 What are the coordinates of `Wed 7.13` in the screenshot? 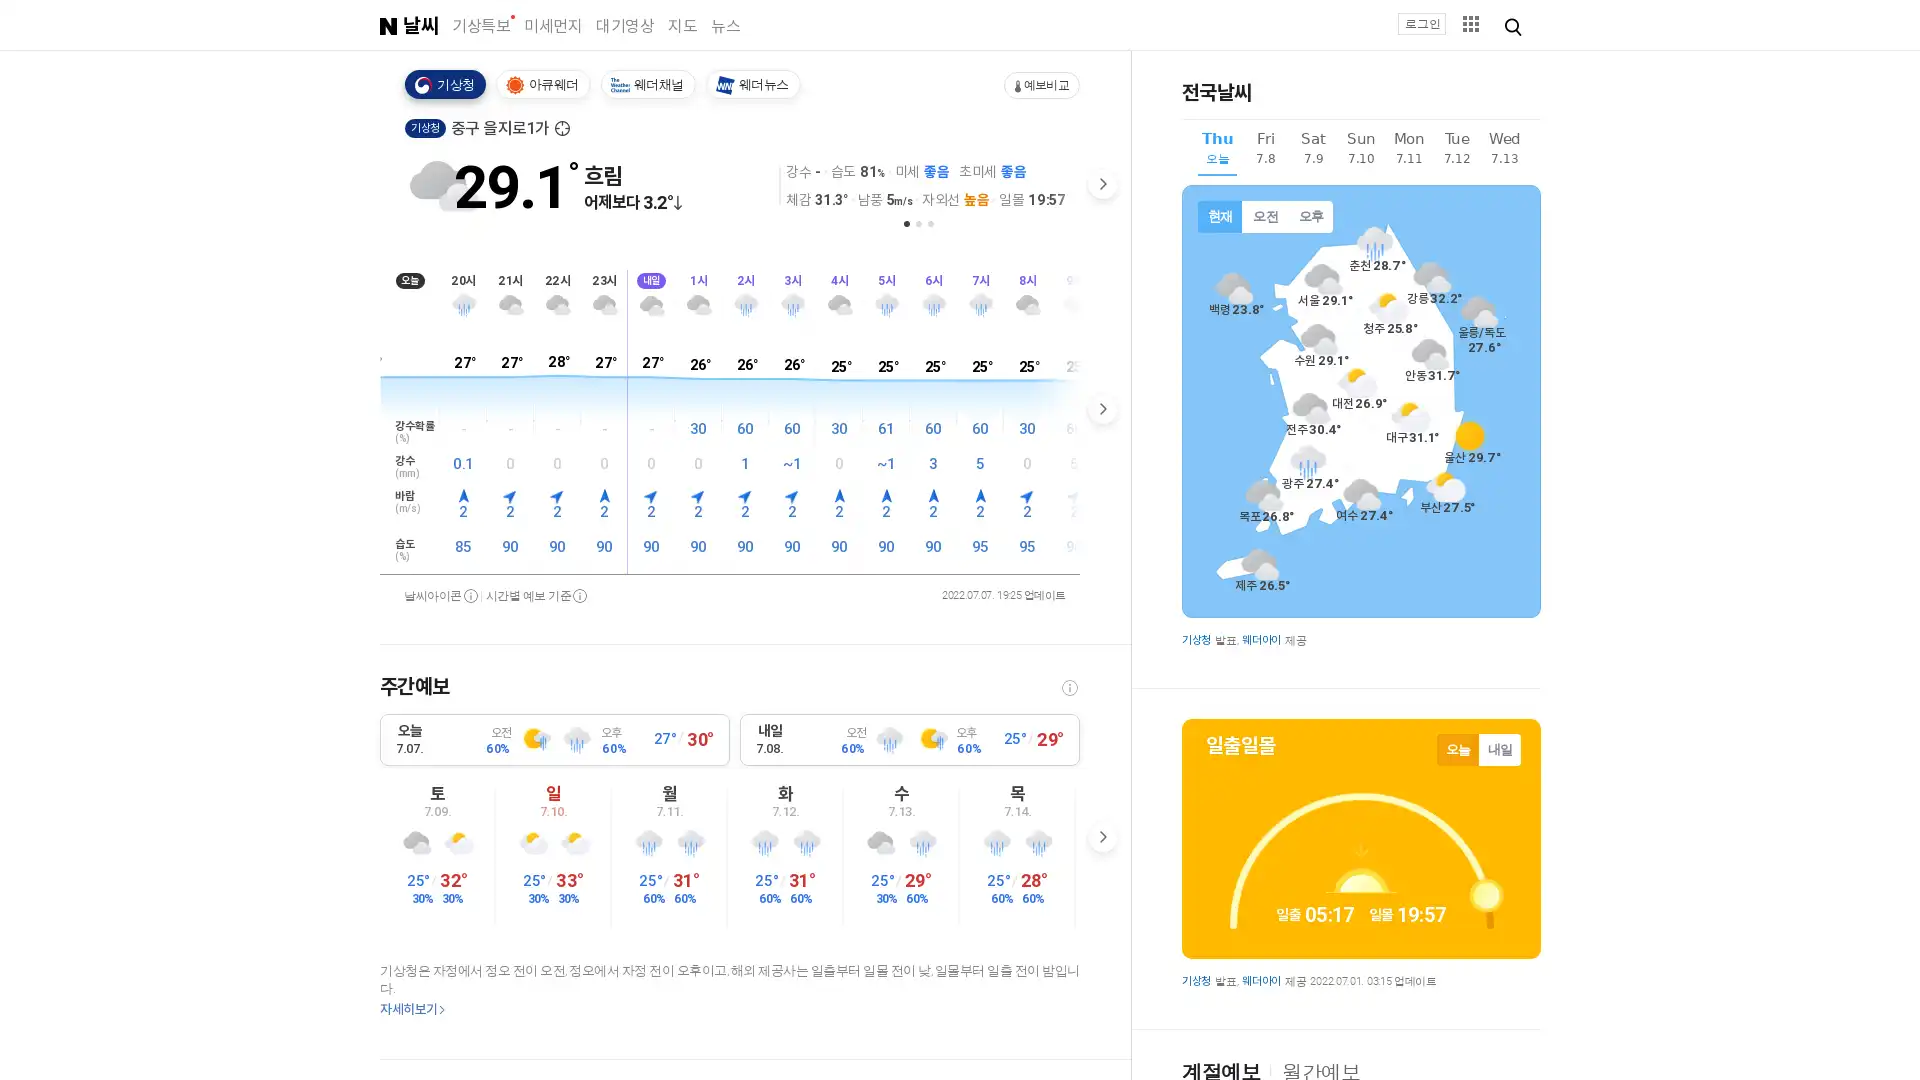 It's located at (1505, 150).